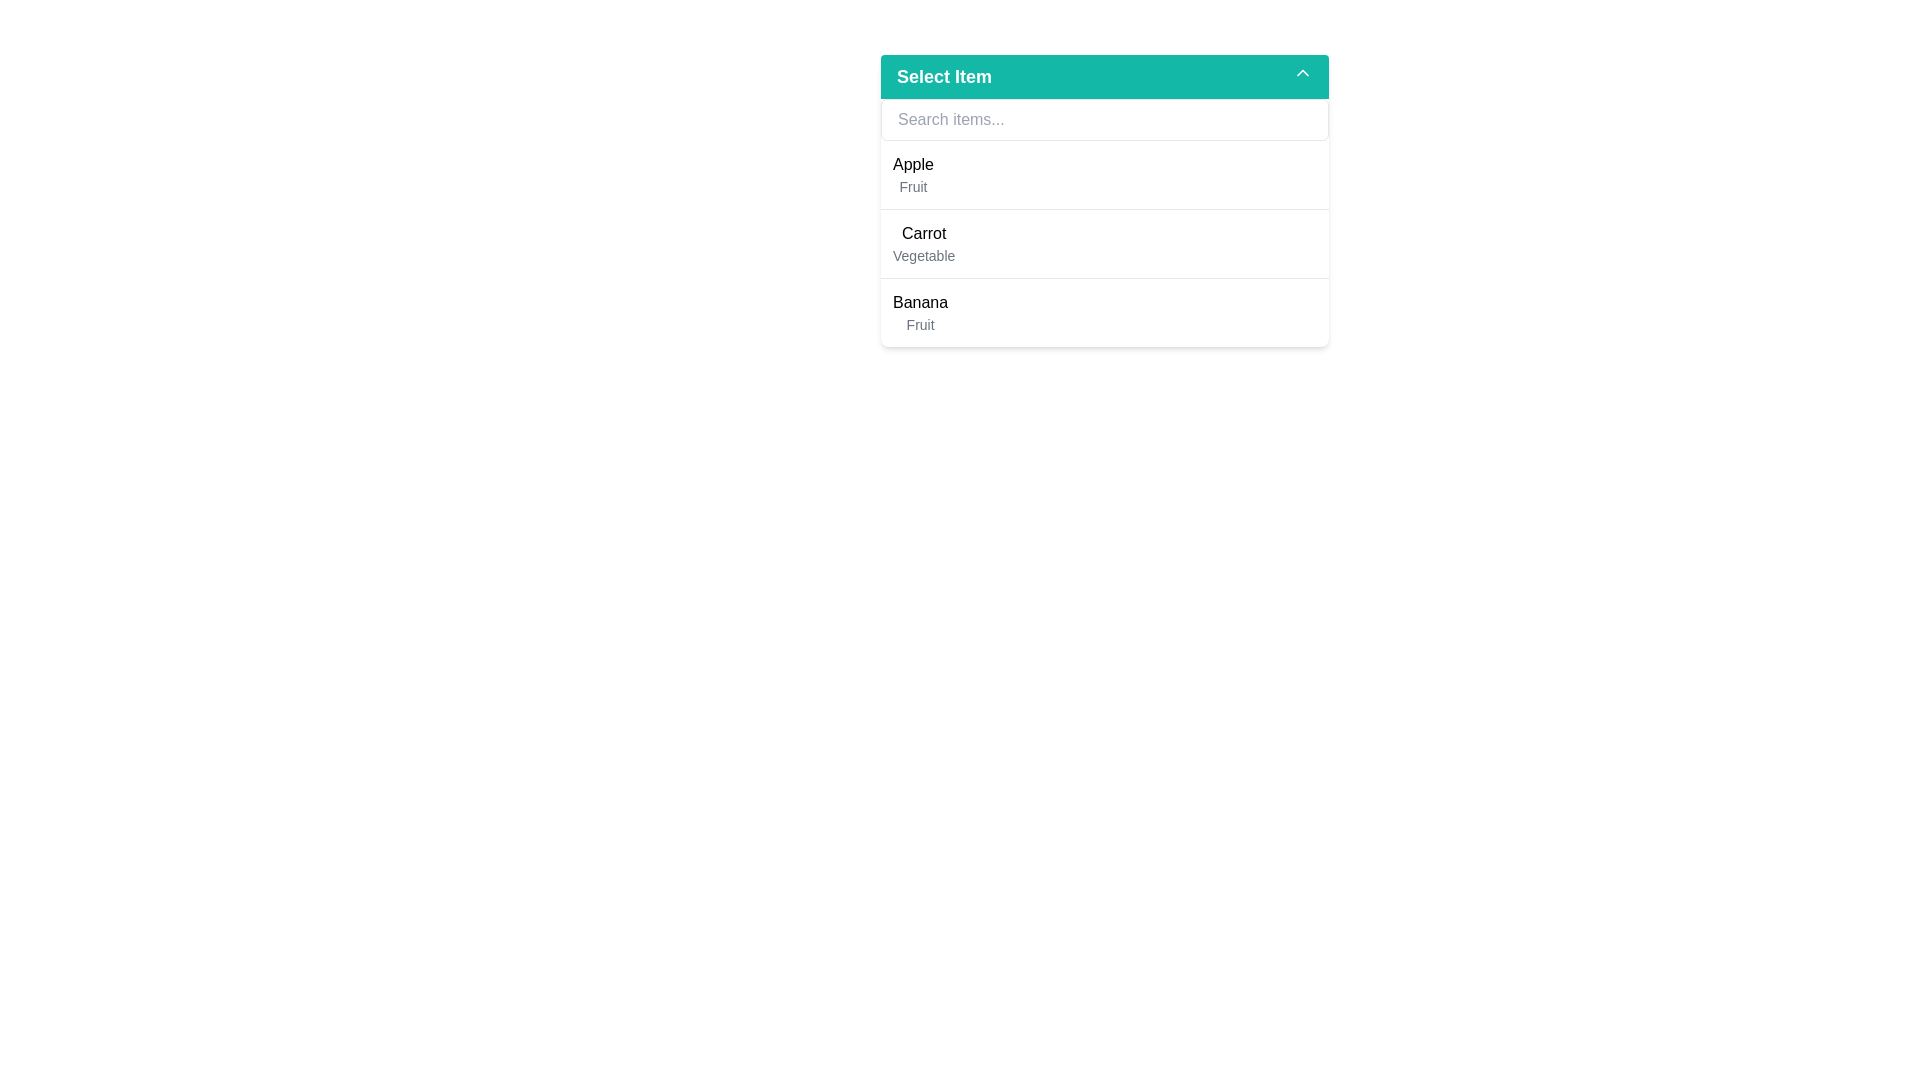 This screenshot has height=1080, width=1920. I want to click on text label that identifies the item in the dropdown menu, positioned under the green header 'Select Item', so click(919, 303).